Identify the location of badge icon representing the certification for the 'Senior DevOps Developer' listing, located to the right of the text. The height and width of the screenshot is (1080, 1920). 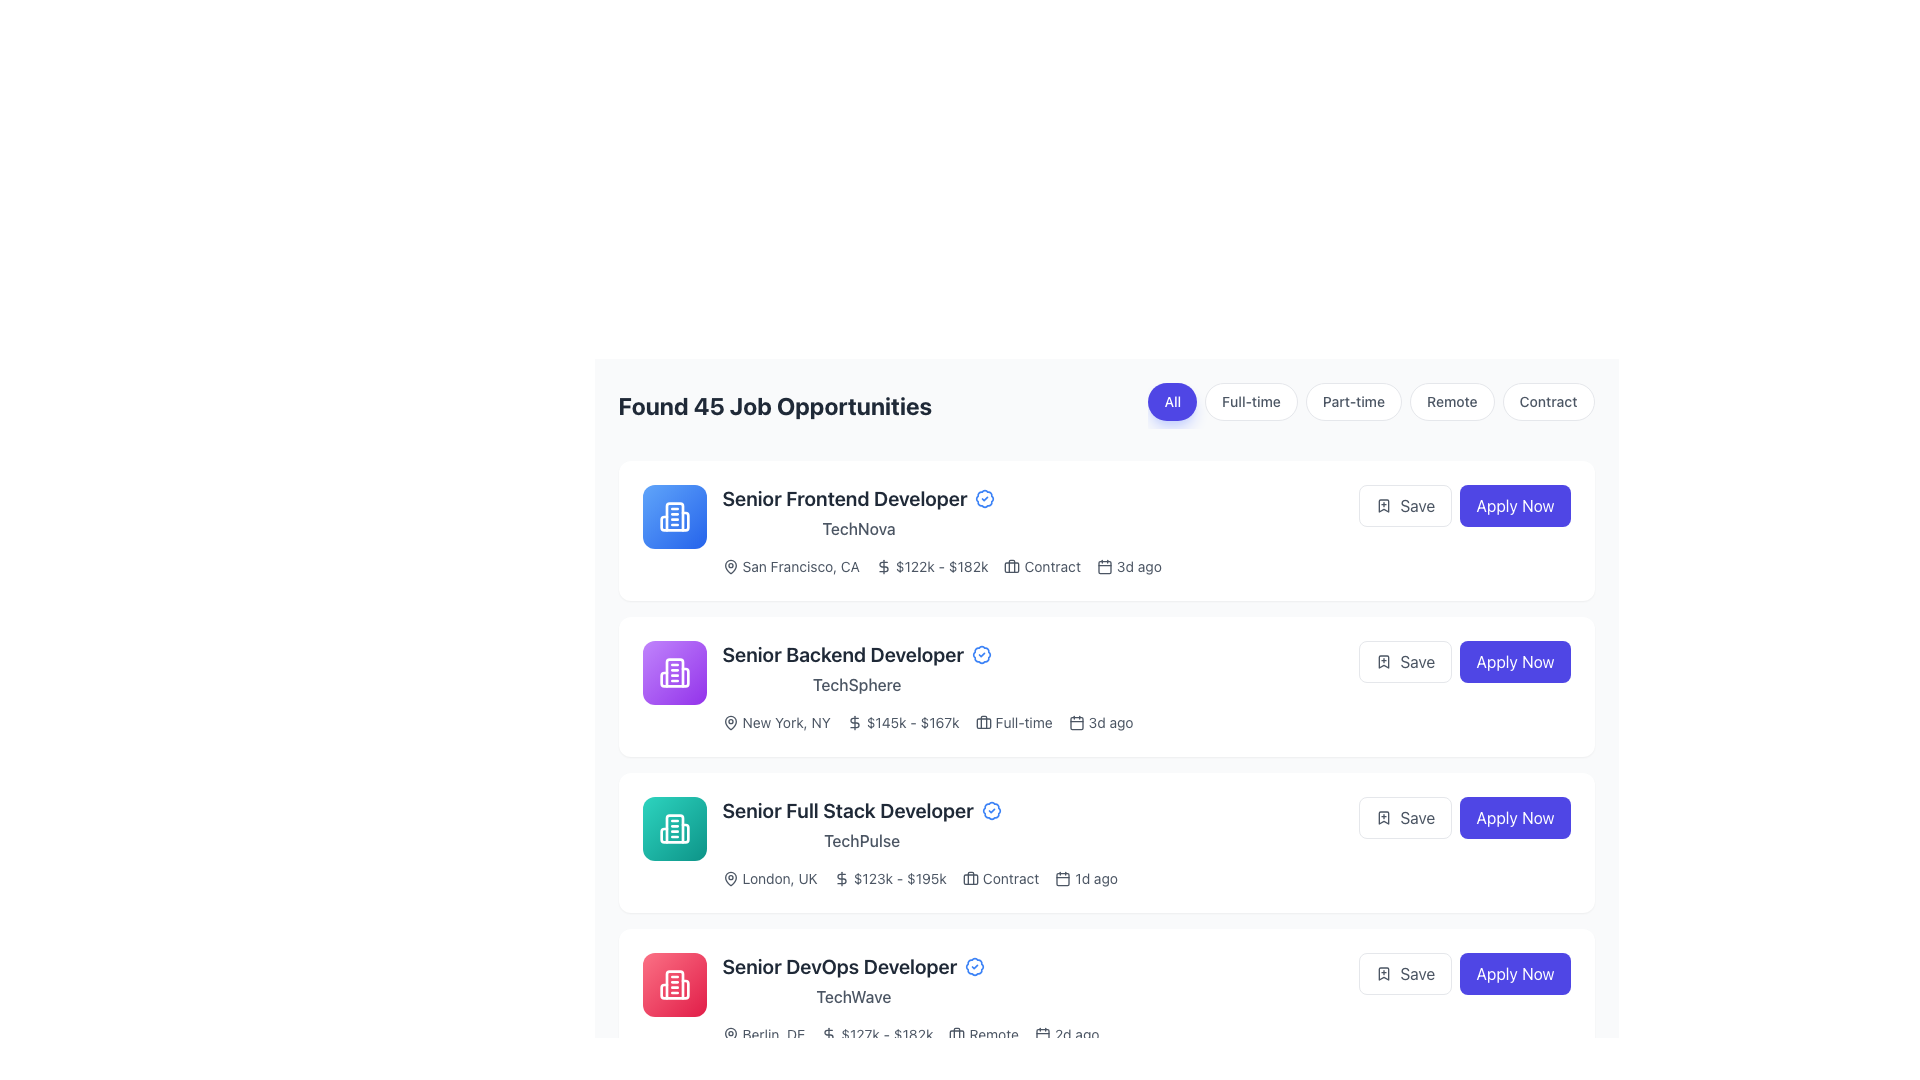
(975, 966).